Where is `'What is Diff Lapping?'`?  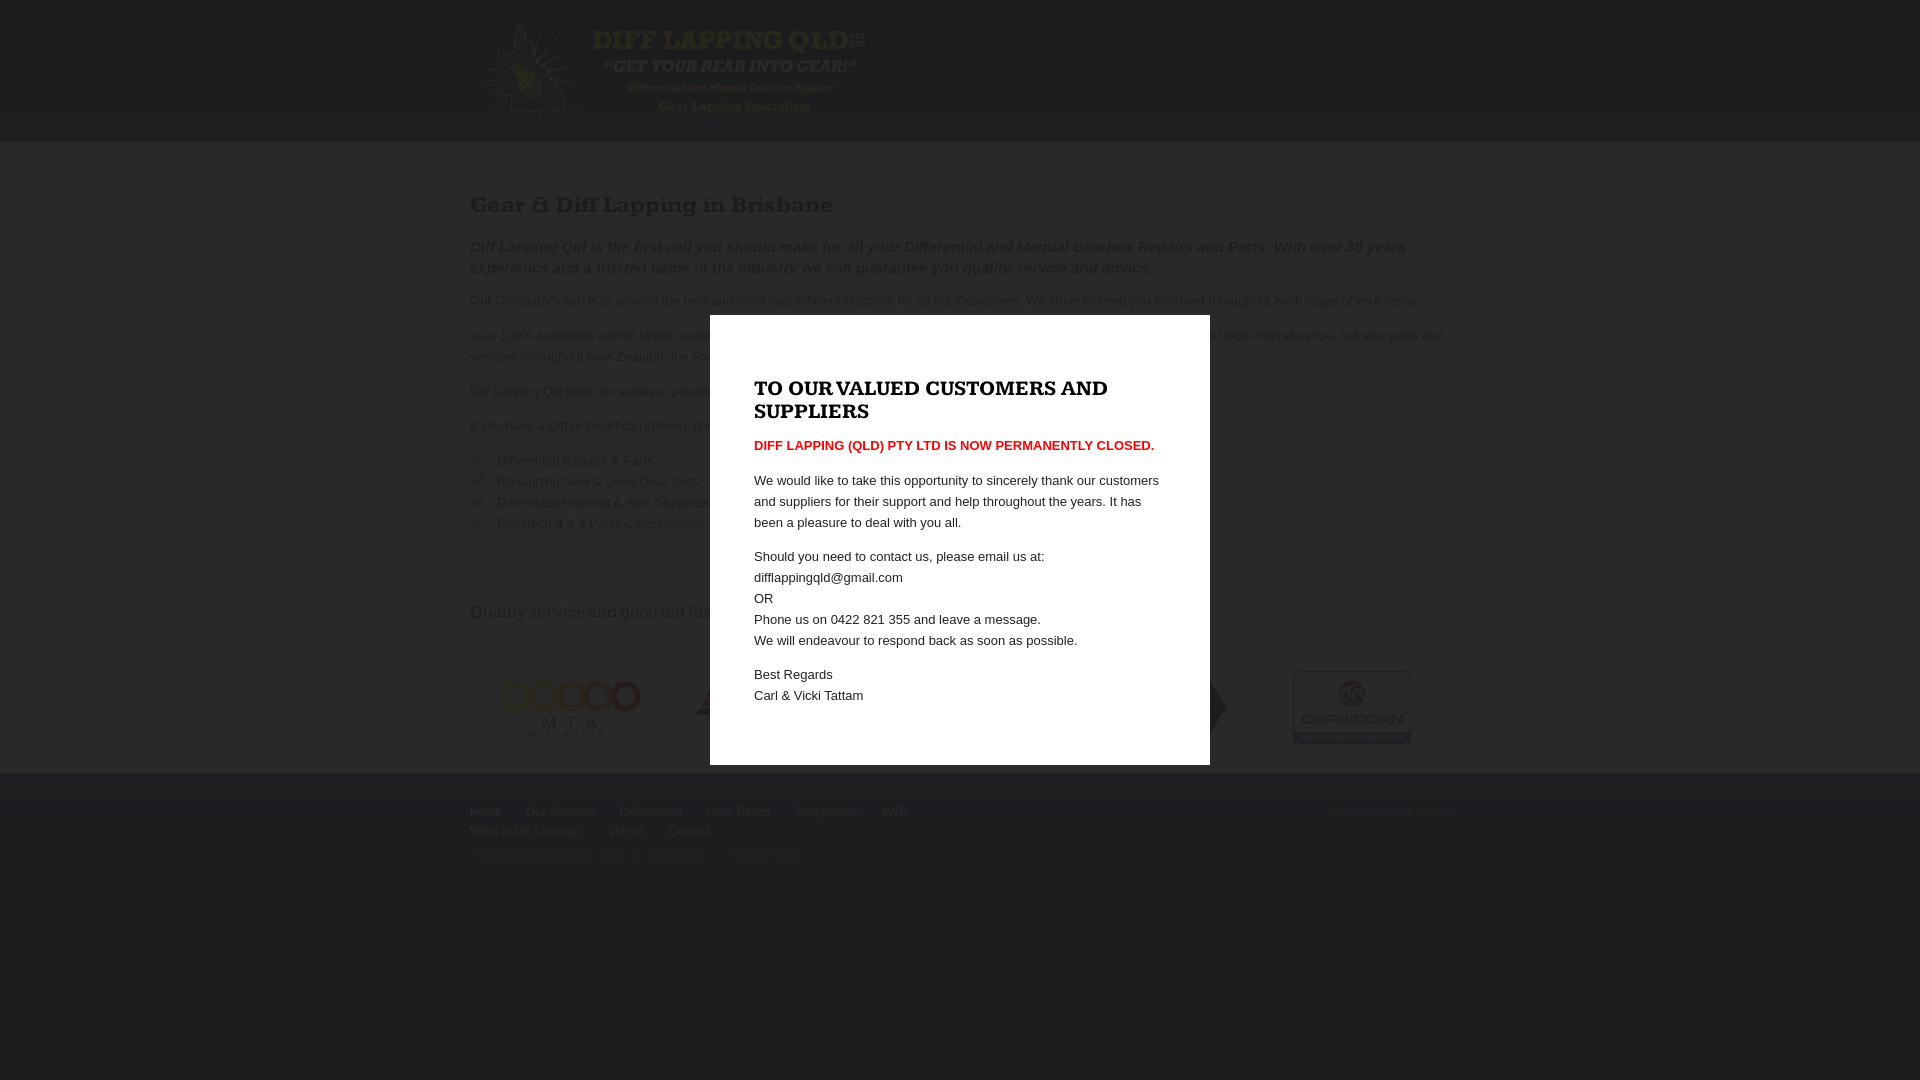
'What is Diff Lapping?' is located at coordinates (527, 831).